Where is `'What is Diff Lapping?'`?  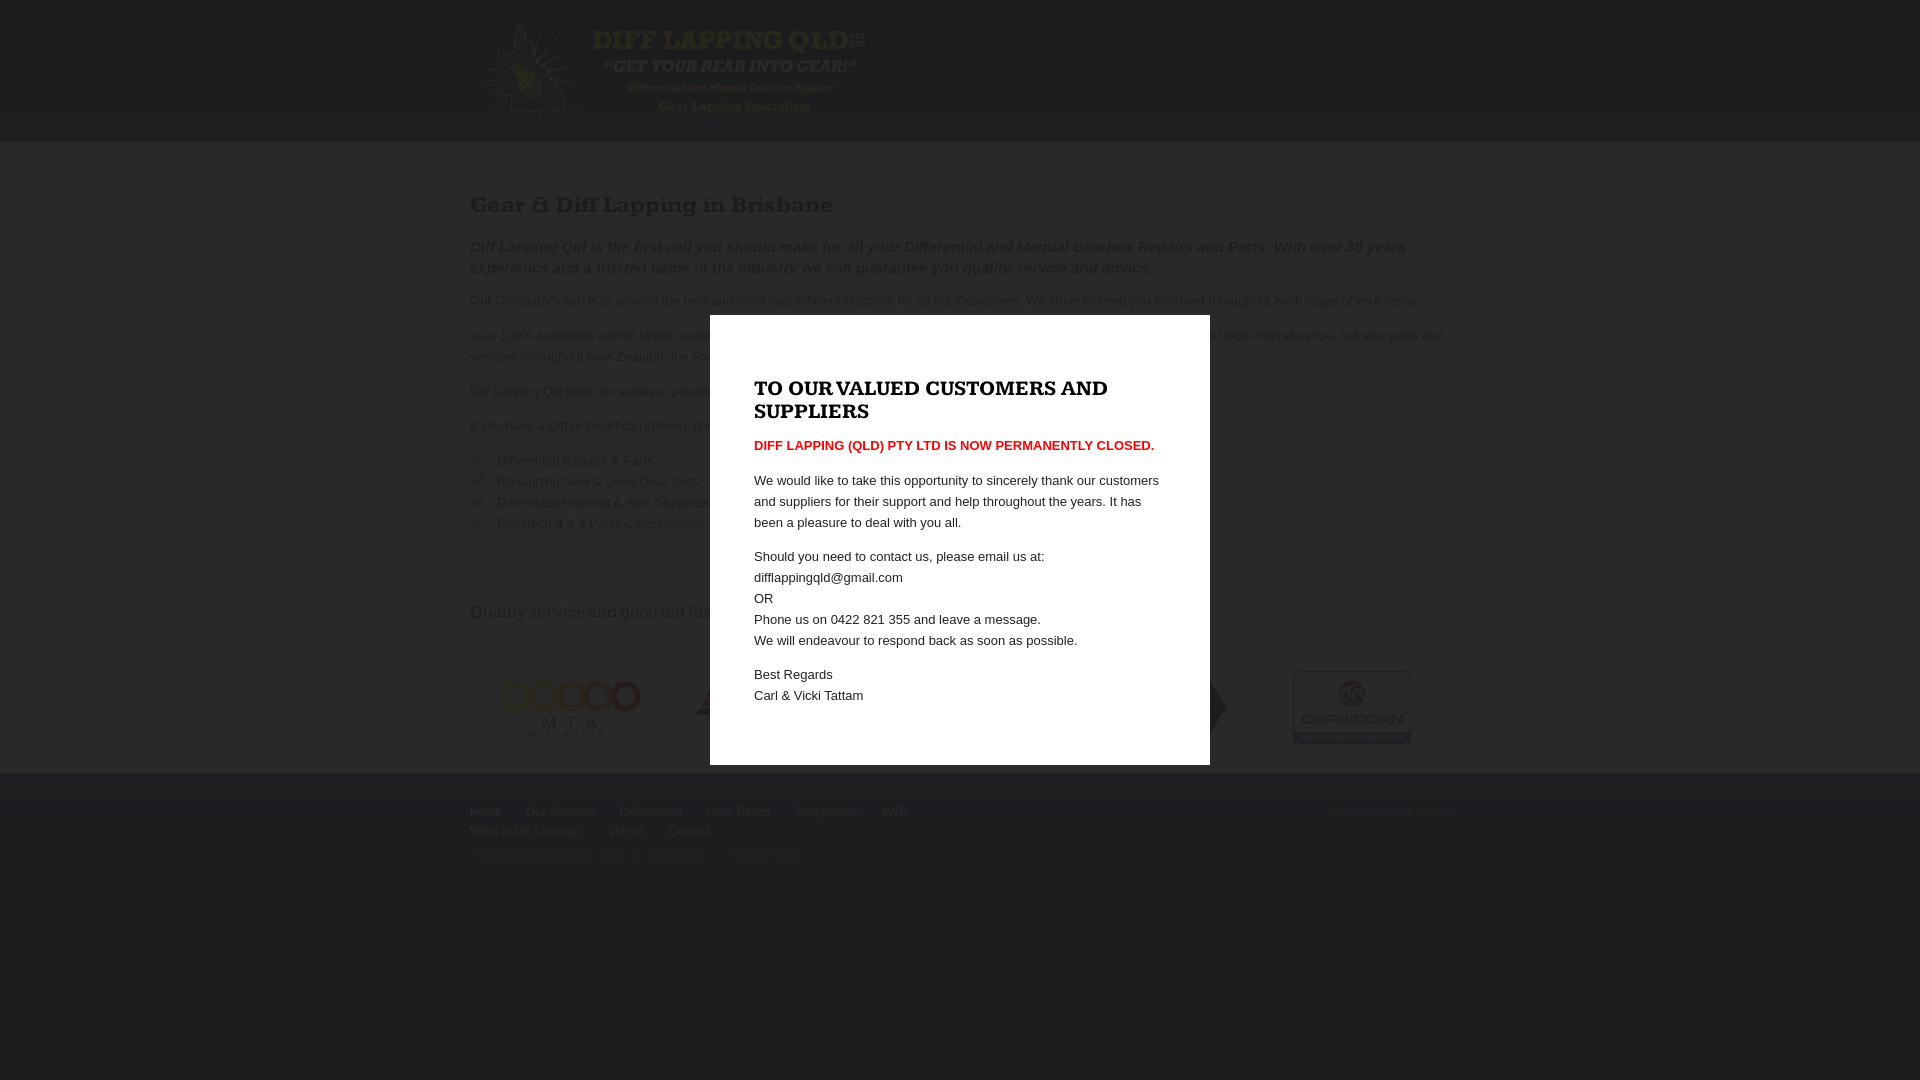
'What is Diff Lapping?' is located at coordinates (527, 831).